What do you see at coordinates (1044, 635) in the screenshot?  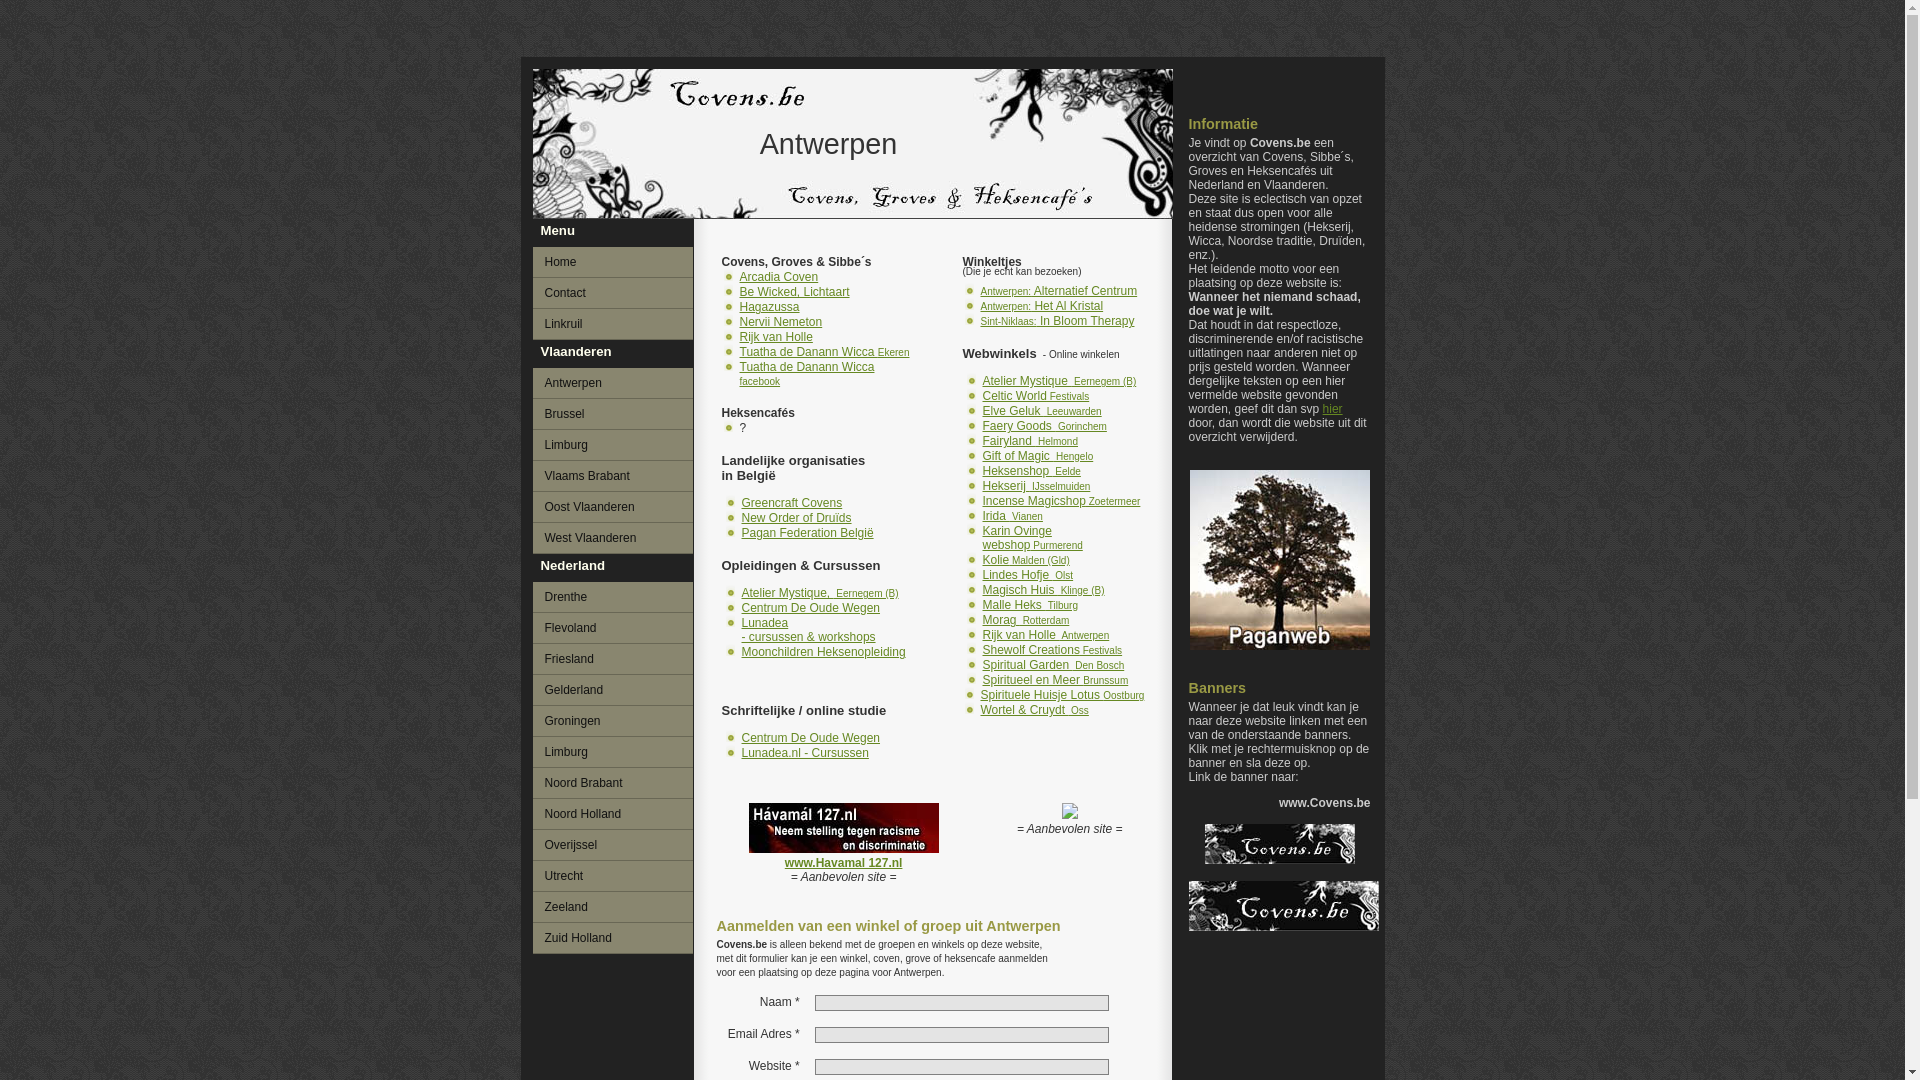 I see `'Rijk van Holle  Antwerpen'` at bounding box center [1044, 635].